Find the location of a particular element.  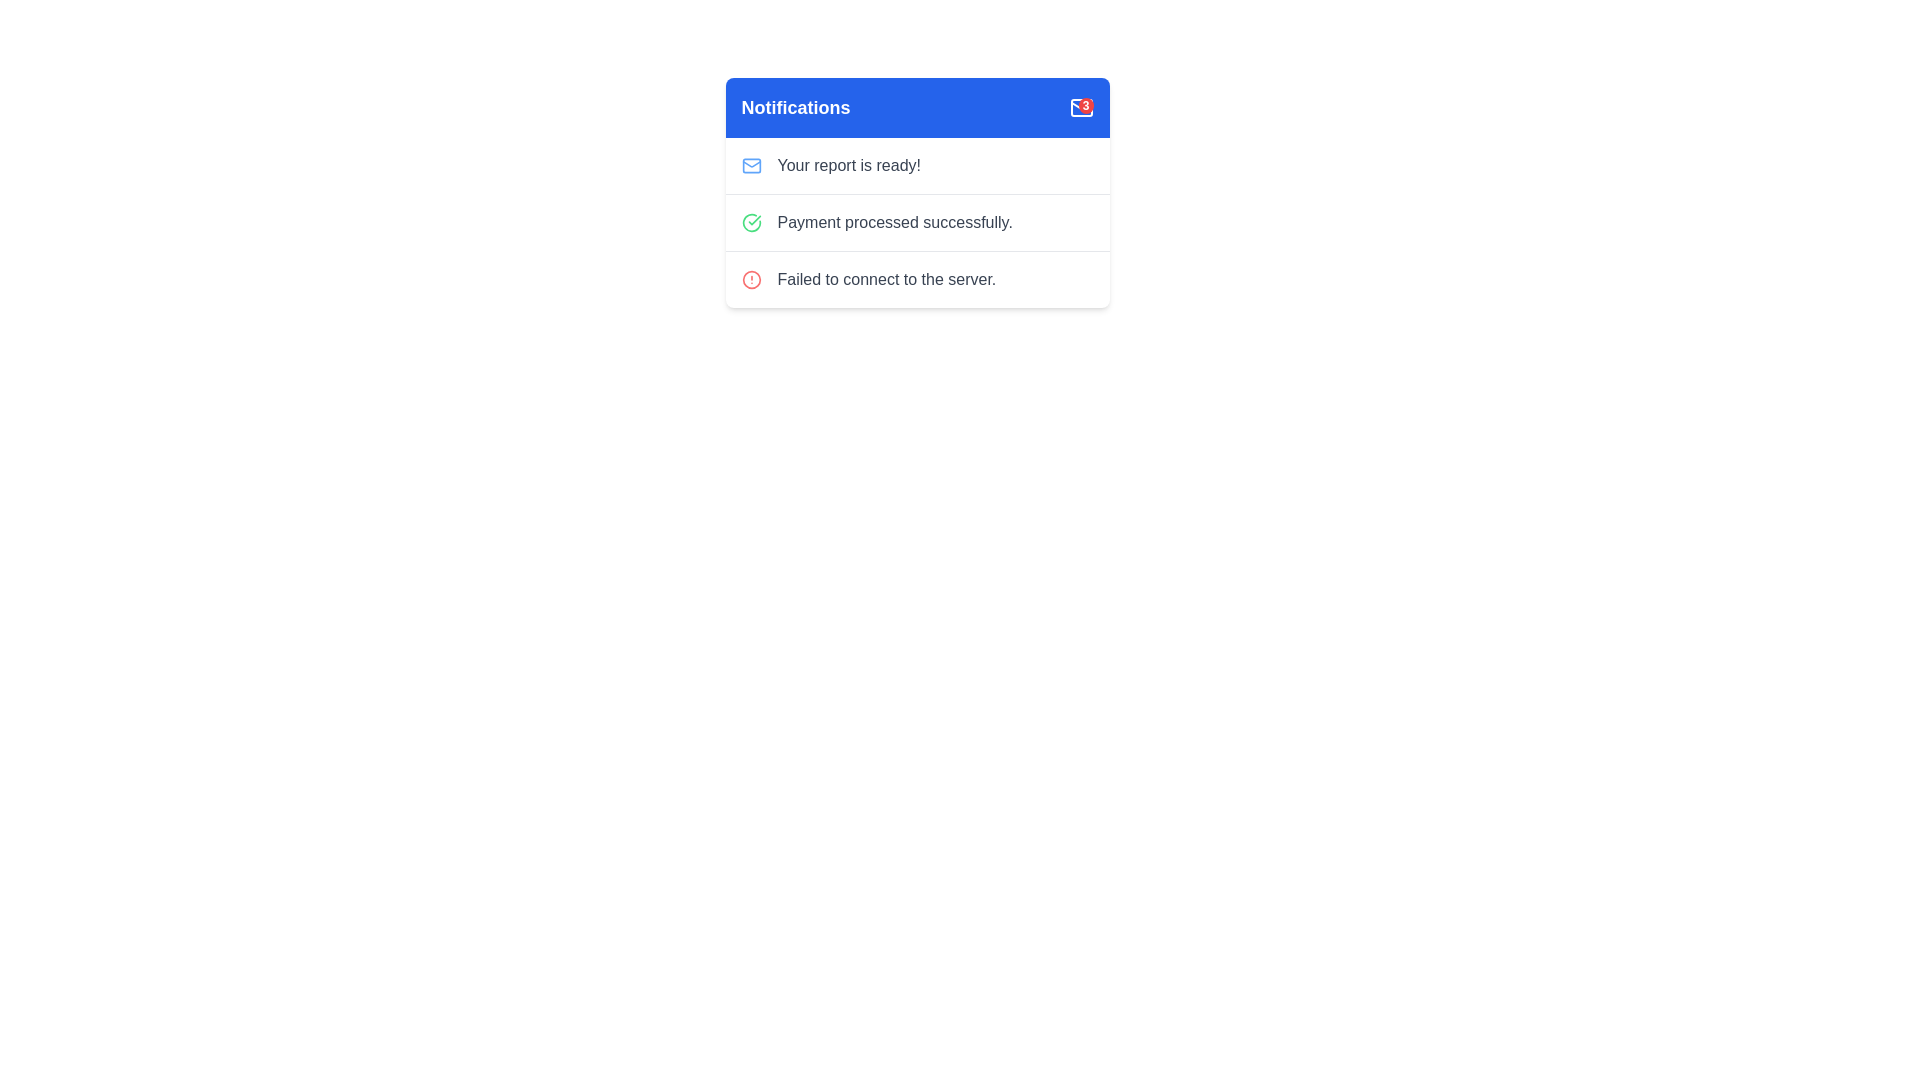

the Notification Badge indicating unread notifications, located in the top-right corner of the notification icon within the blue header box is located at coordinates (1085, 105).